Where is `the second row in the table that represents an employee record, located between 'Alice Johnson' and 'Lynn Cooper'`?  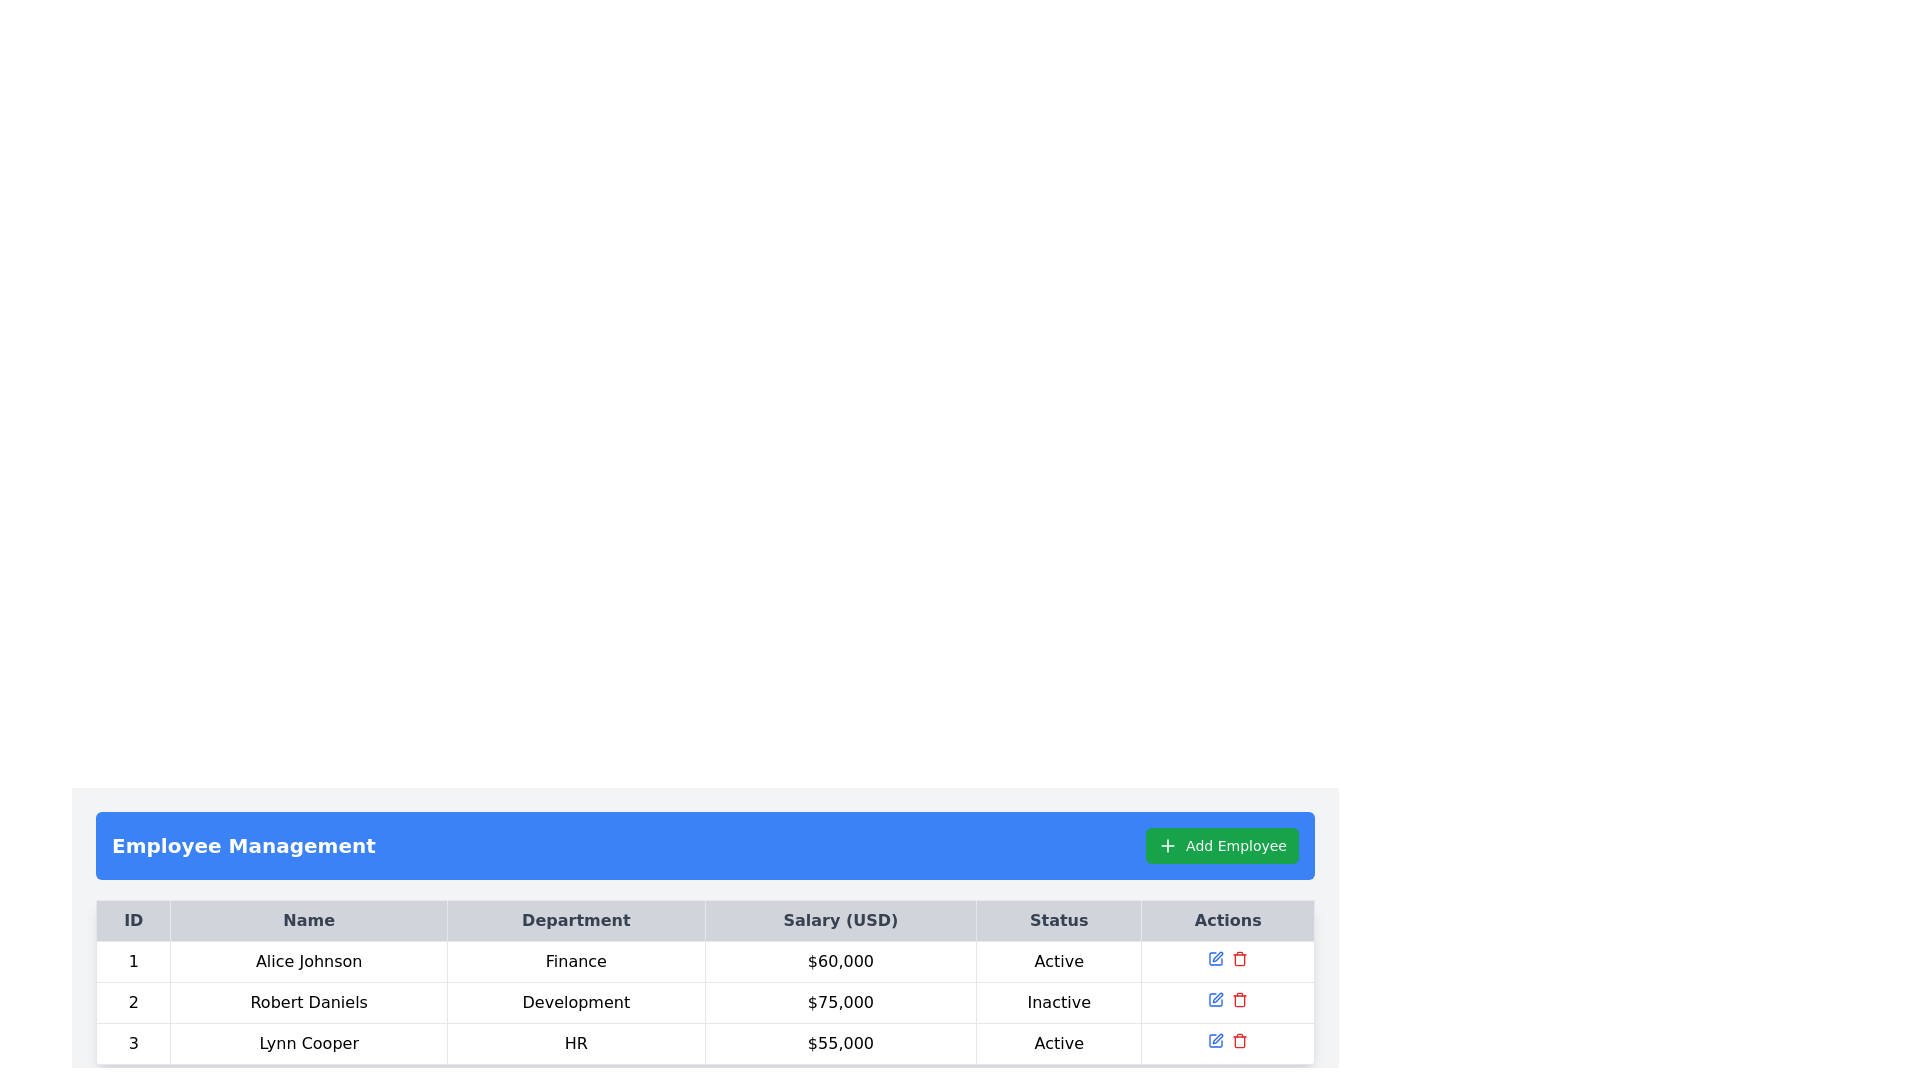 the second row in the table that represents an employee record, located between 'Alice Johnson' and 'Lynn Cooper' is located at coordinates (705, 1002).